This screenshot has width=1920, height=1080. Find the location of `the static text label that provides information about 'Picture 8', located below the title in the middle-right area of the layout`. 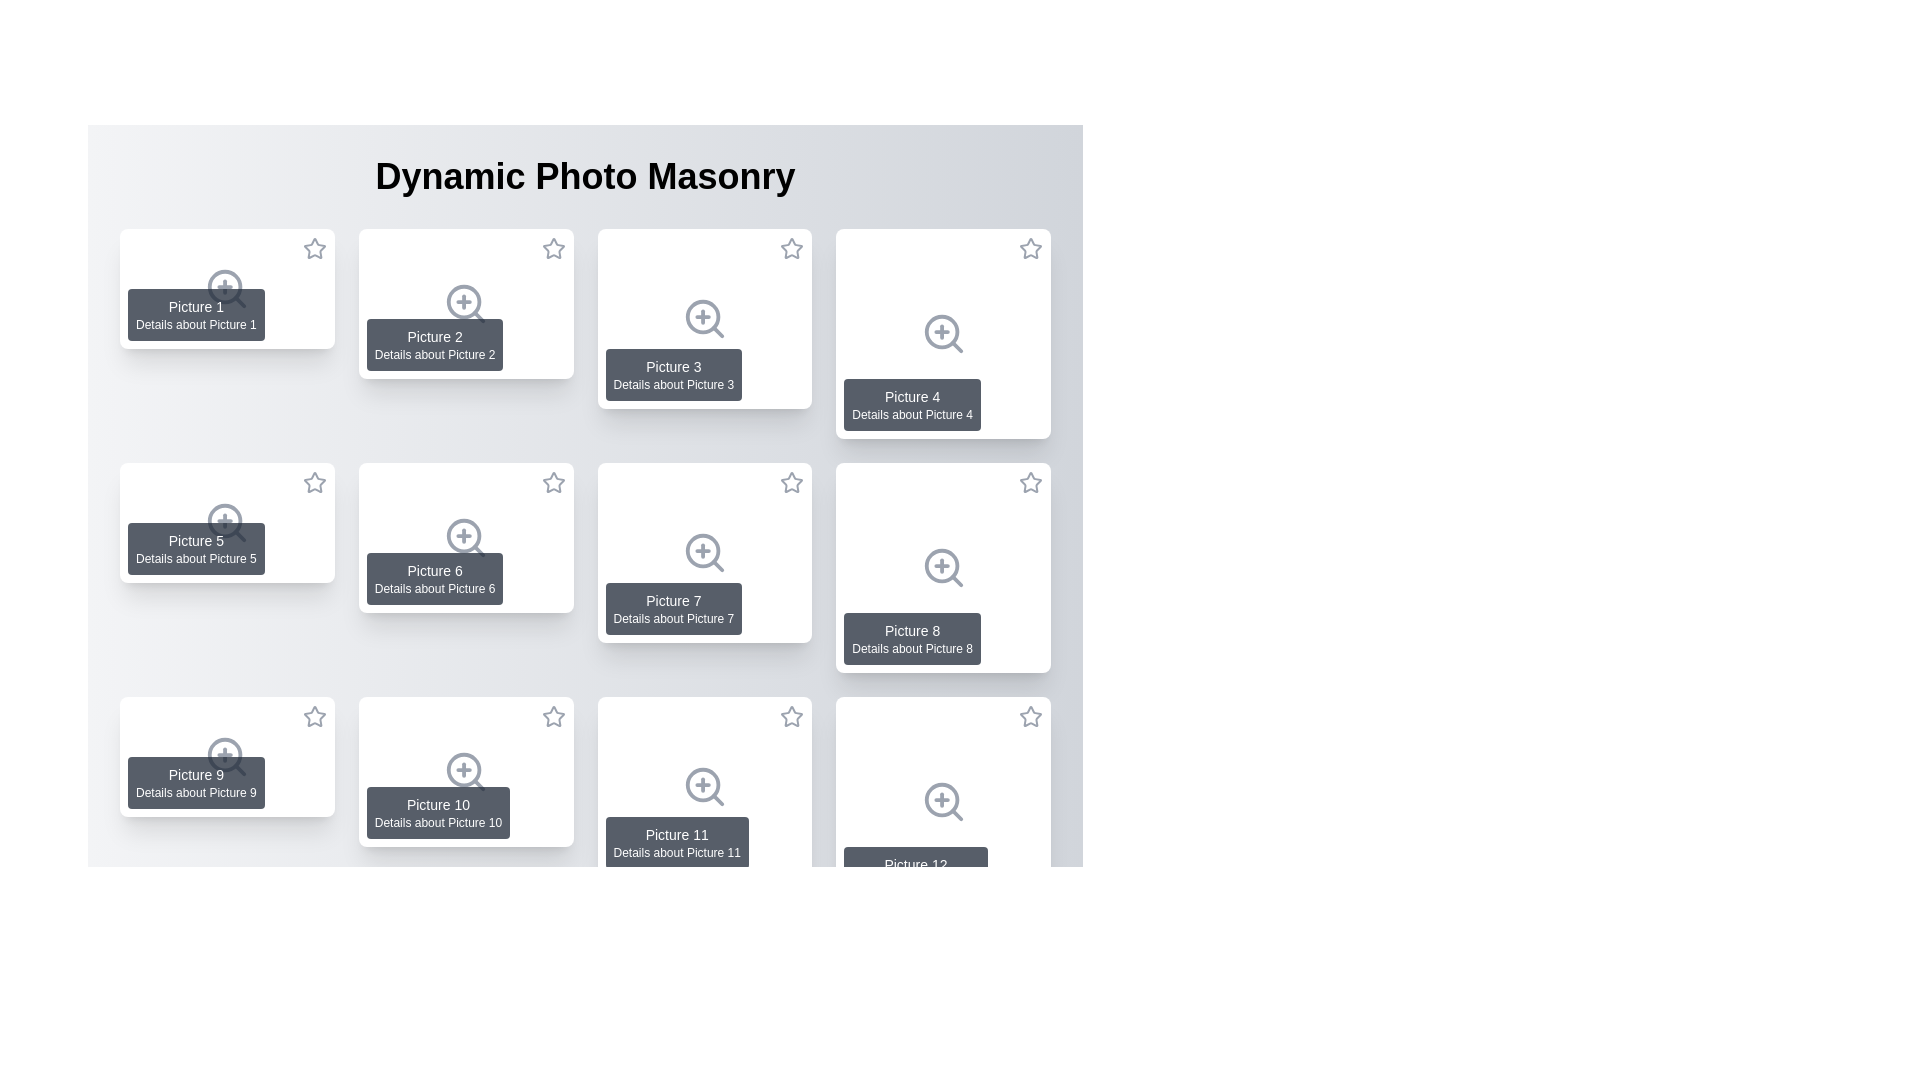

the static text label that provides information about 'Picture 8', located below the title in the middle-right area of the layout is located at coordinates (911, 648).